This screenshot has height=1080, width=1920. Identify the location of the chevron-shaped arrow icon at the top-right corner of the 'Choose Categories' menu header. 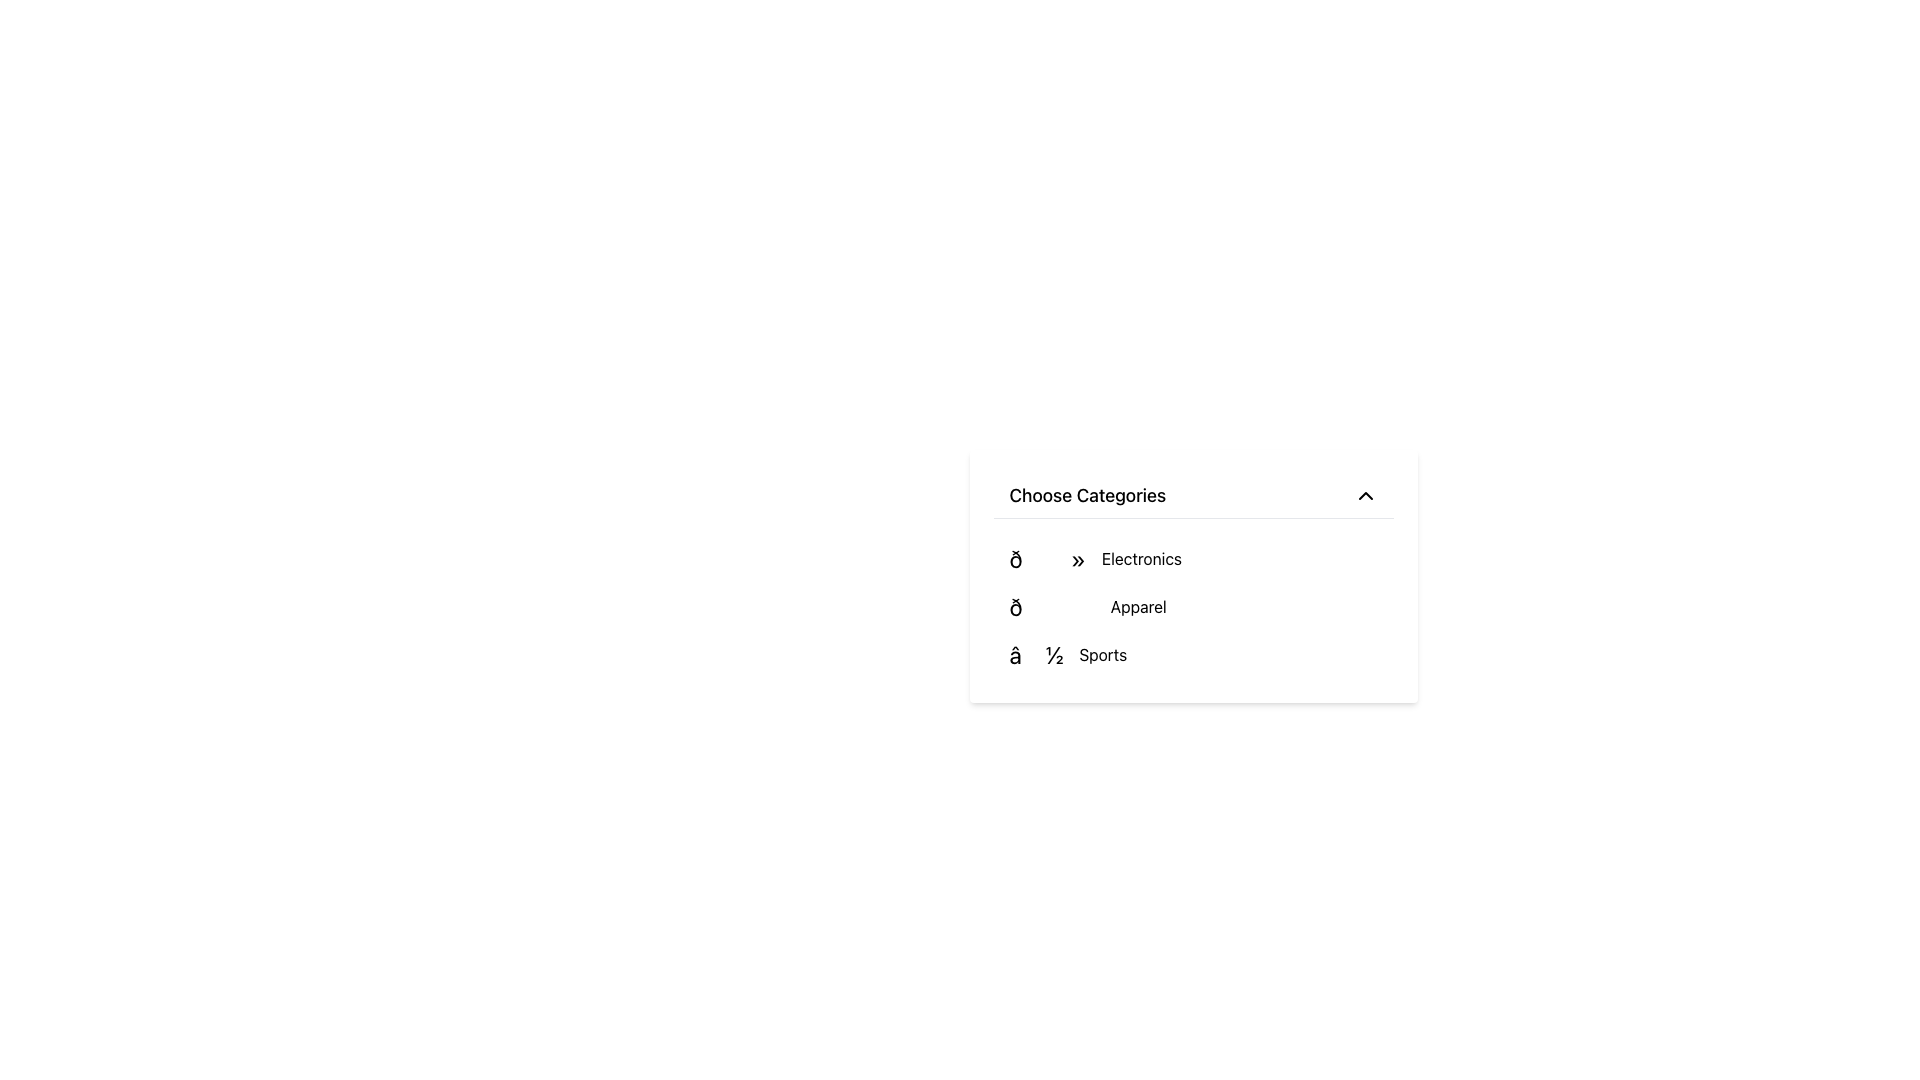
(1364, 495).